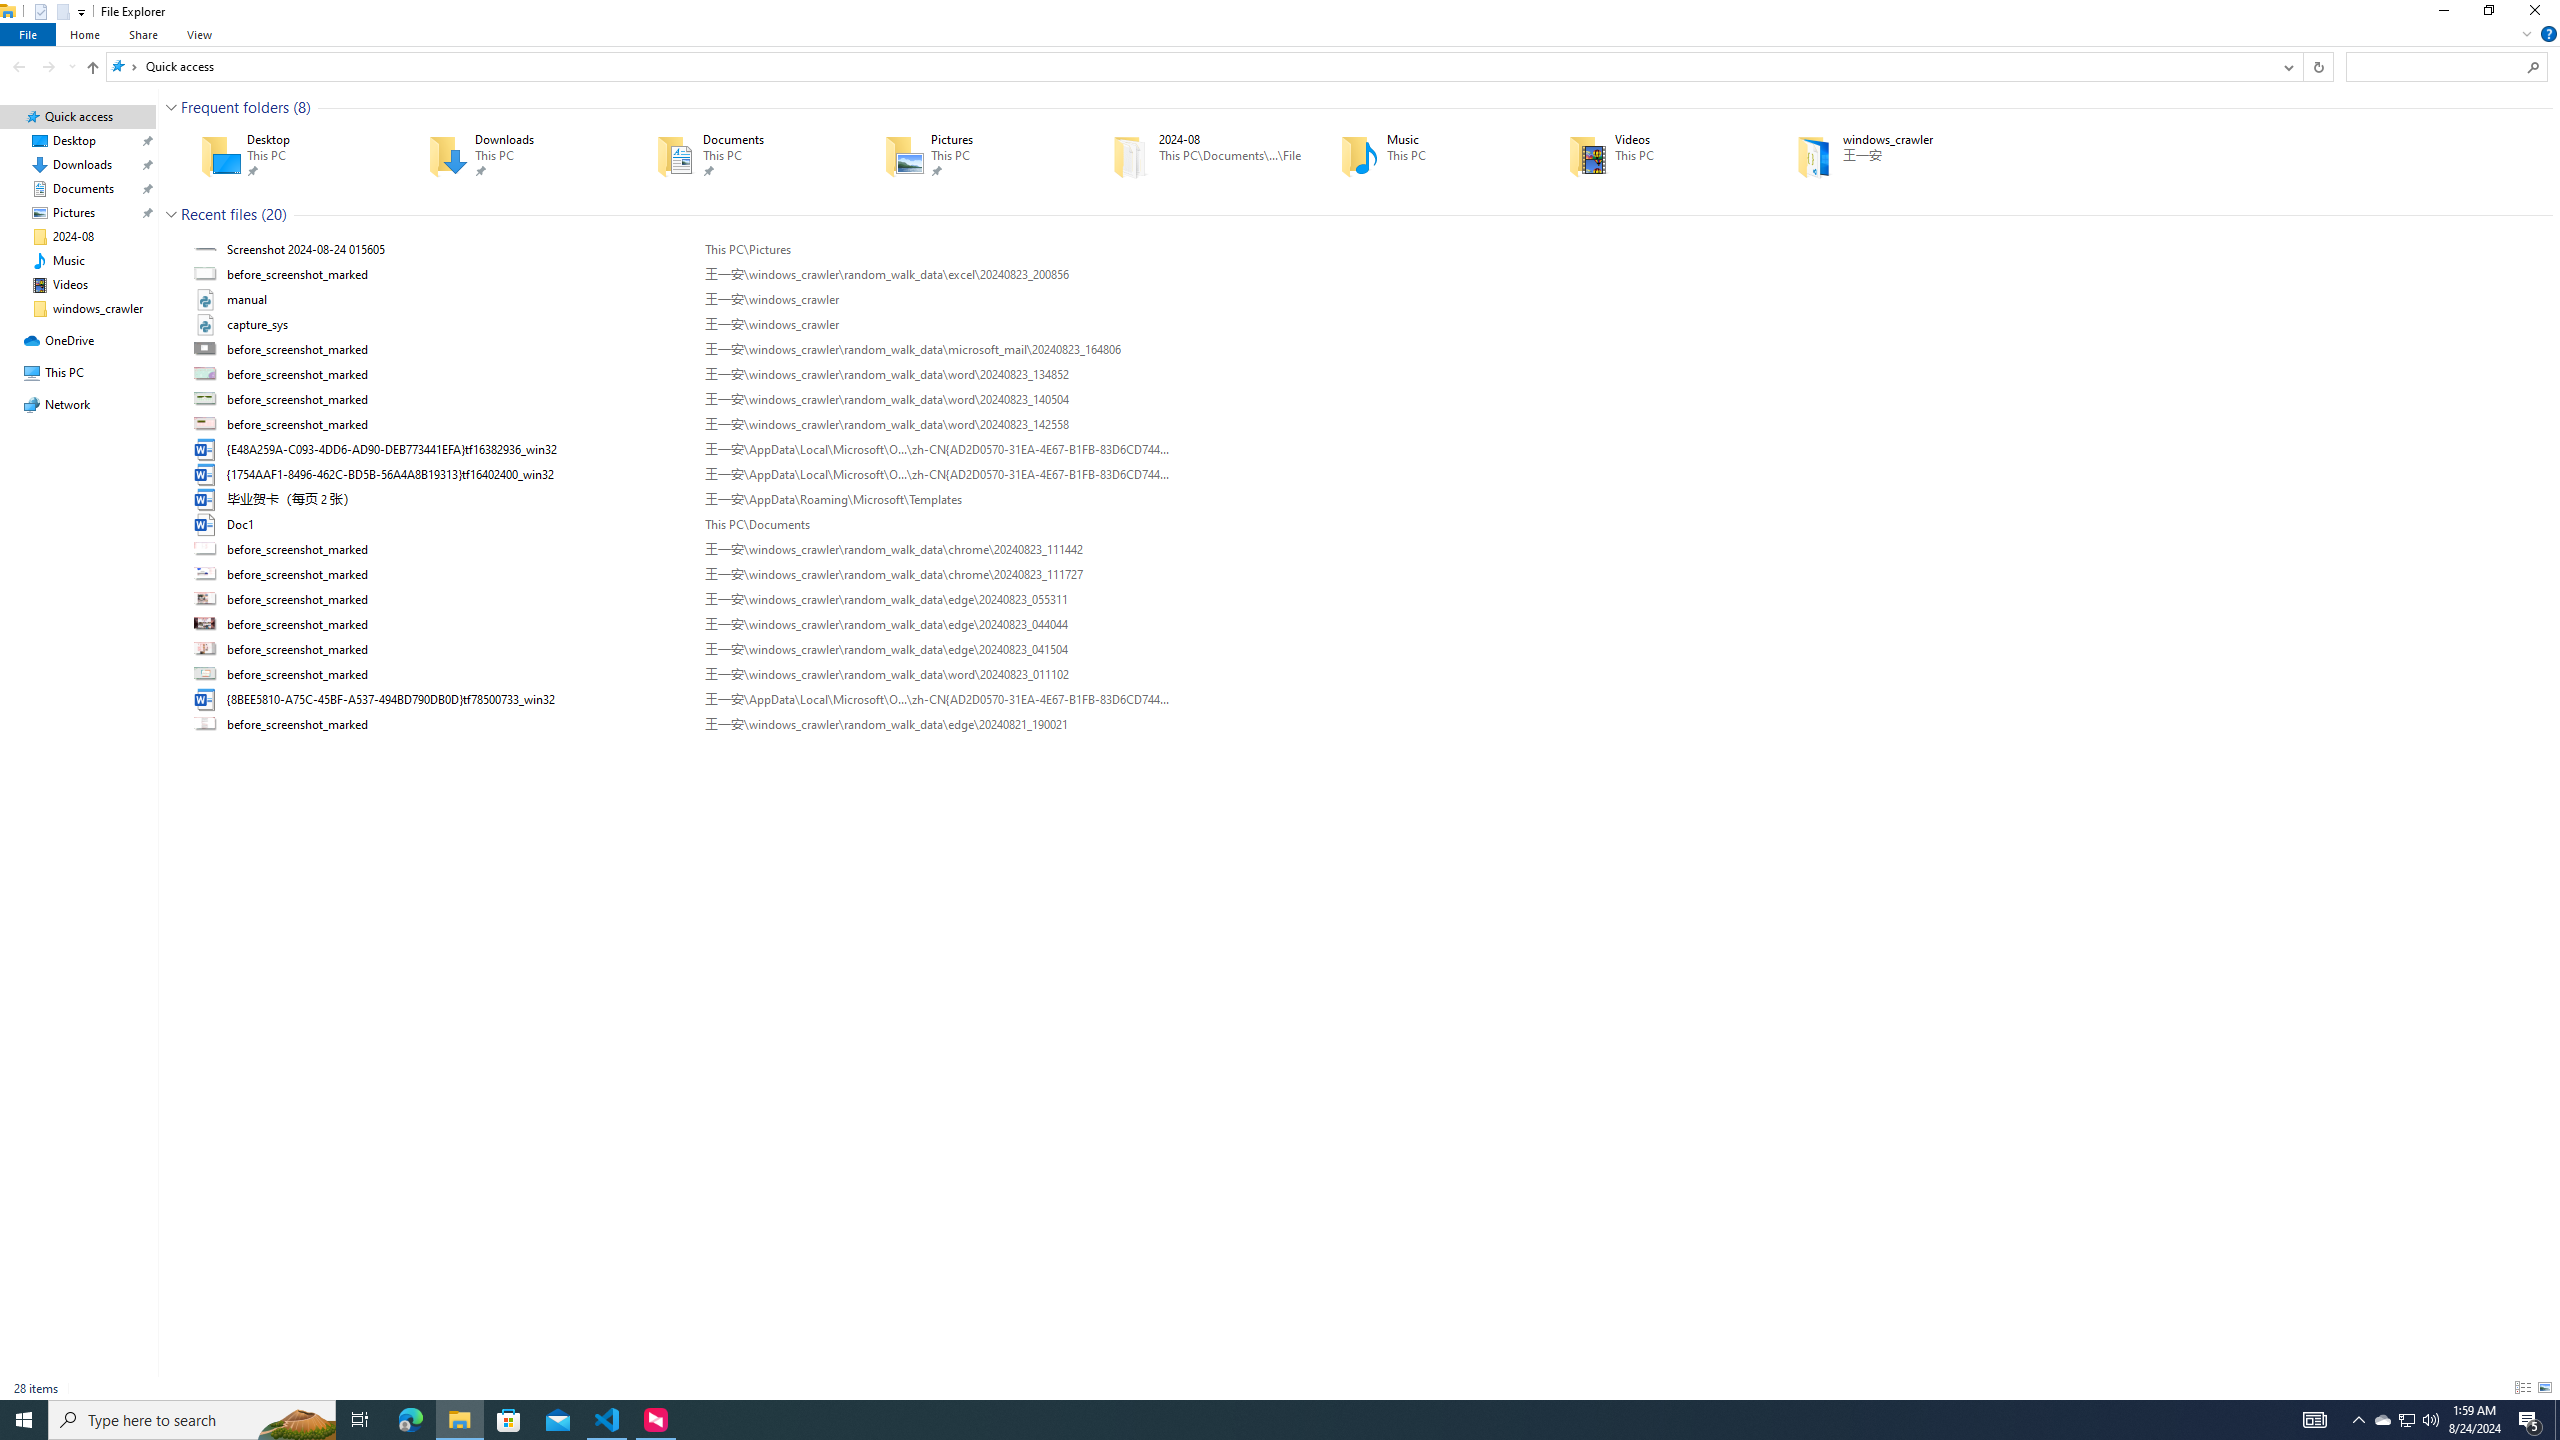  I want to click on 'Customize Quick Access Toolbar', so click(80, 11).